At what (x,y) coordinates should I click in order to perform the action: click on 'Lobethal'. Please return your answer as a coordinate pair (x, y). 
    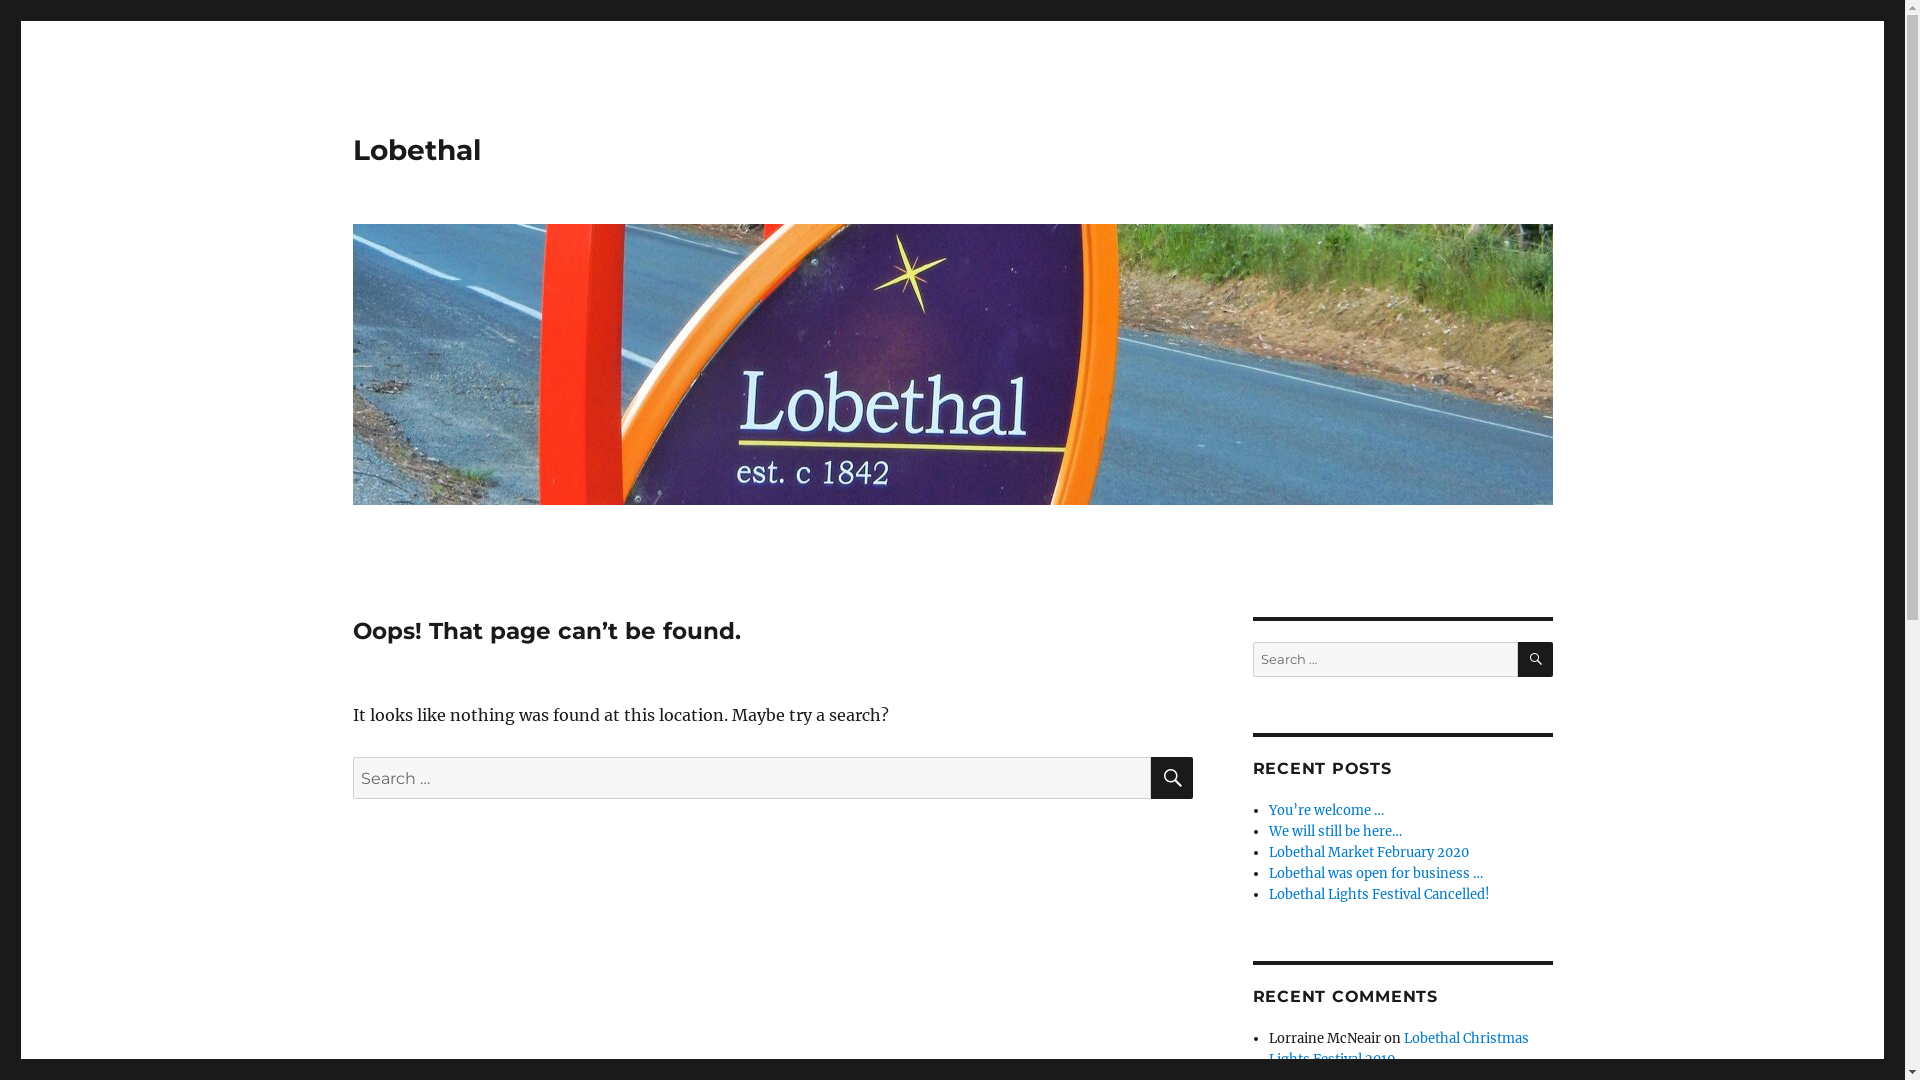
    Looking at the image, I should click on (415, 149).